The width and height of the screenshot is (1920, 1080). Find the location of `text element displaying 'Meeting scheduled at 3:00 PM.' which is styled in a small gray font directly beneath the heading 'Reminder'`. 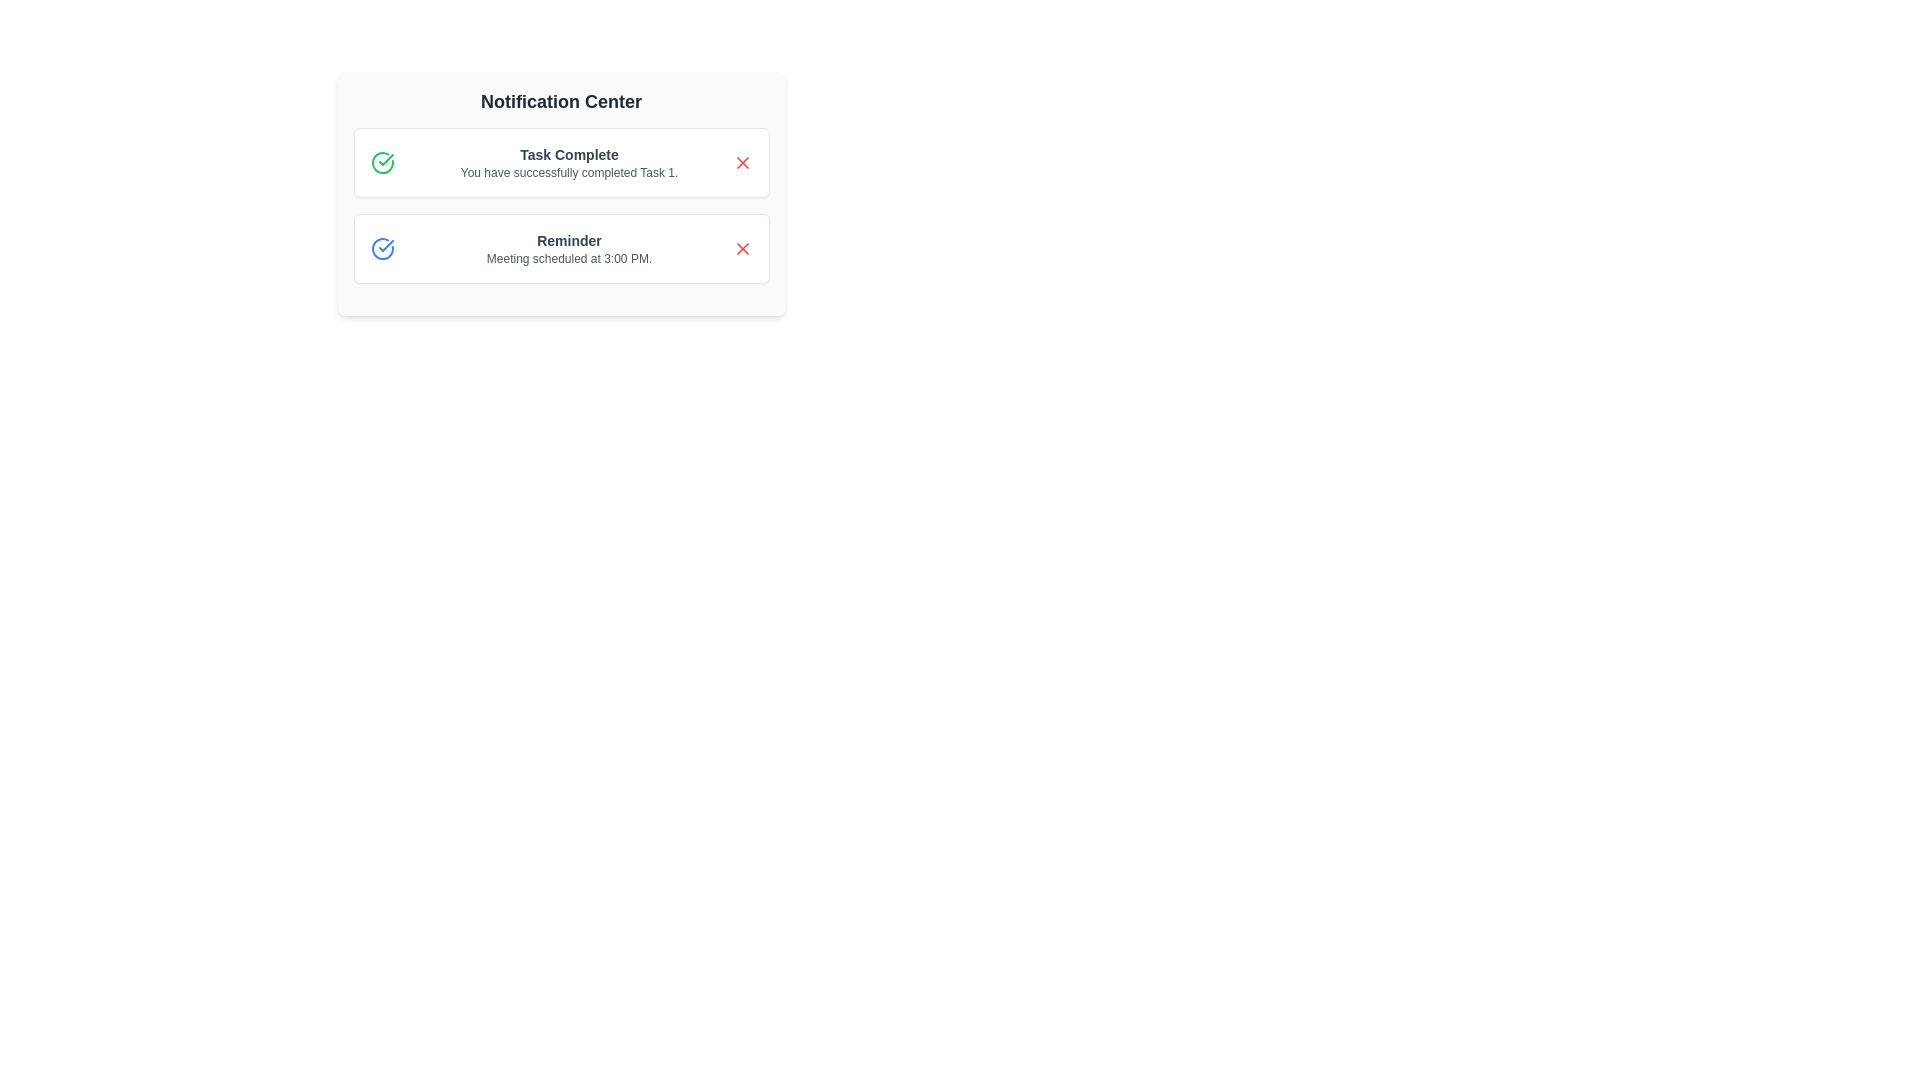

text element displaying 'Meeting scheduled at 3:00 PM.' which is styled in a small gray font directly beneath the heading 'Reminder' is located at coordinates (568, 257).